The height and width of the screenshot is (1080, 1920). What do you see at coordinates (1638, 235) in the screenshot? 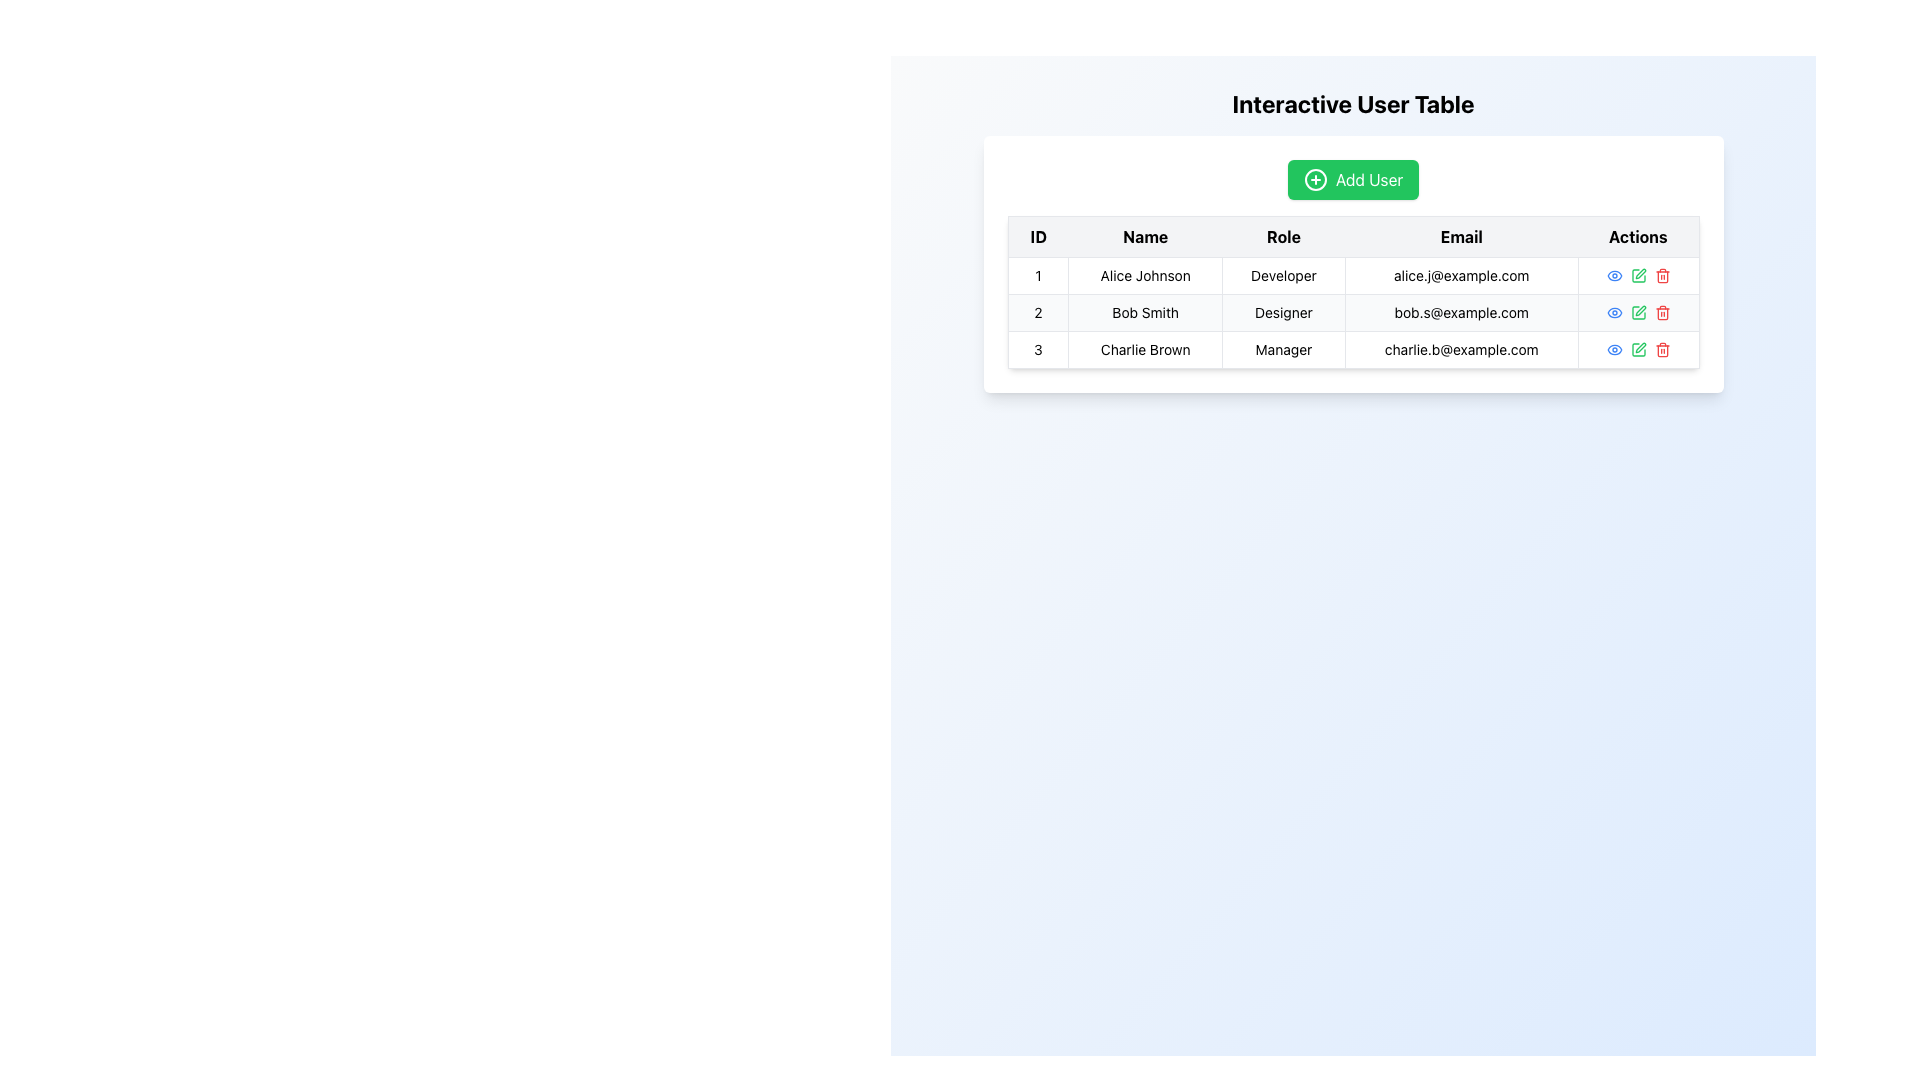
I see `the text label 'Actions' styled in bold black font, located at the top-right corner of the table header, adjacent to 'Email', 'Role', 'Name', and 'ID'` at bounding box center [1638, 235].